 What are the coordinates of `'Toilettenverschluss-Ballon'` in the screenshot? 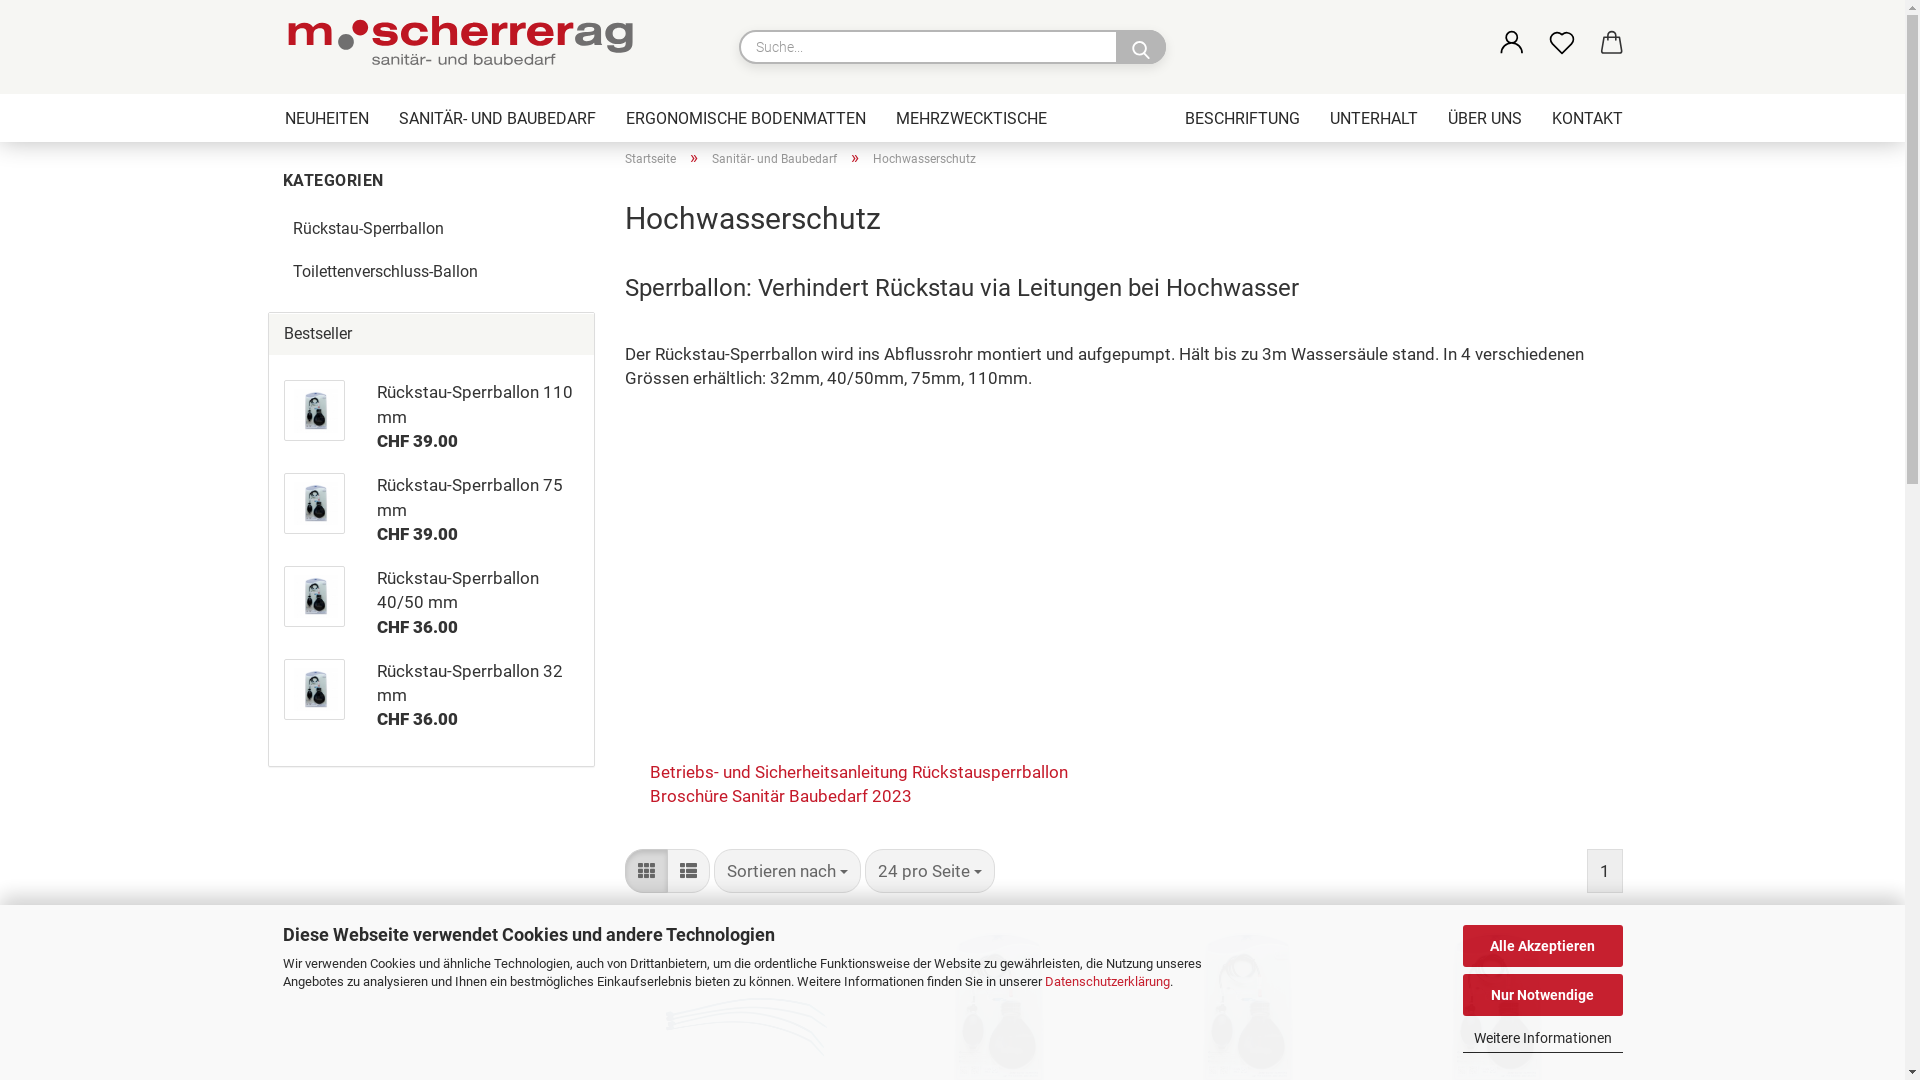 It's located at (281, 272).